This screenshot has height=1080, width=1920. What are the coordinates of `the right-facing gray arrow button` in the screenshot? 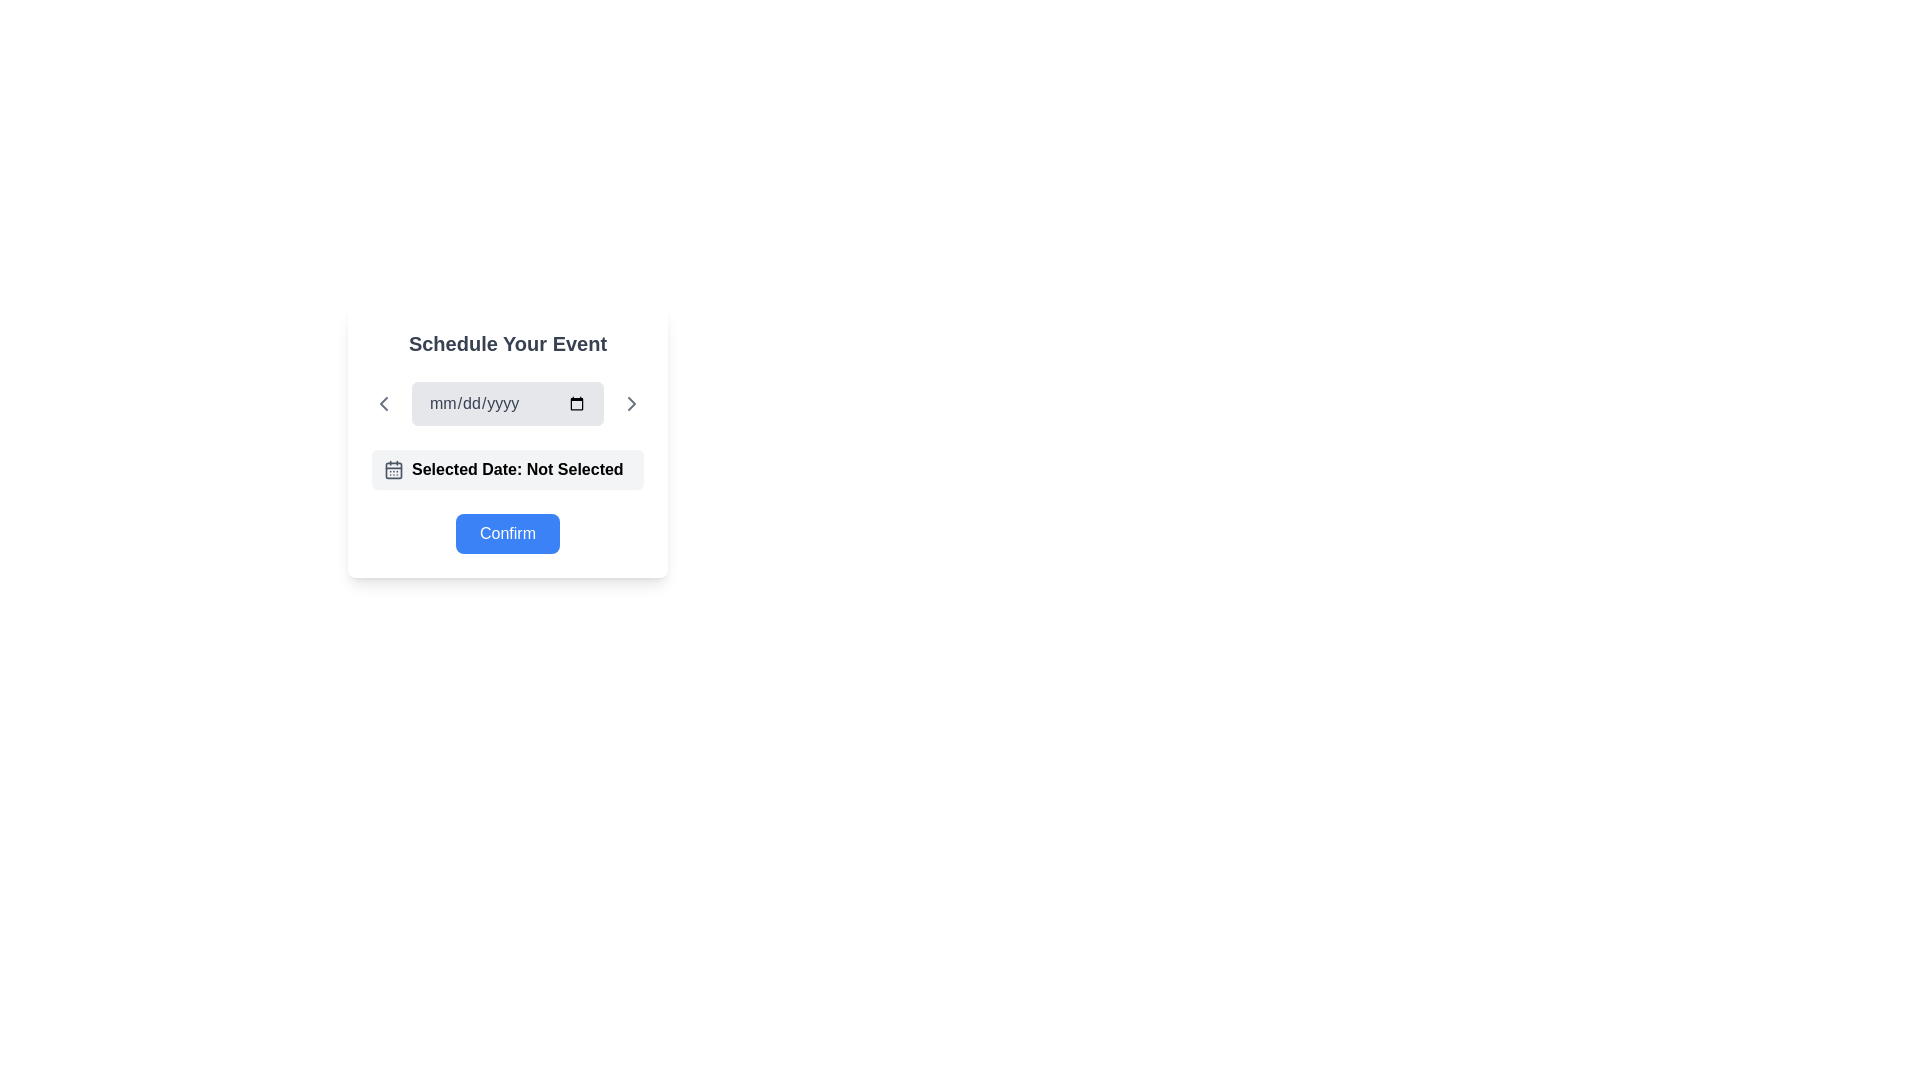 It's located at (631, 404).